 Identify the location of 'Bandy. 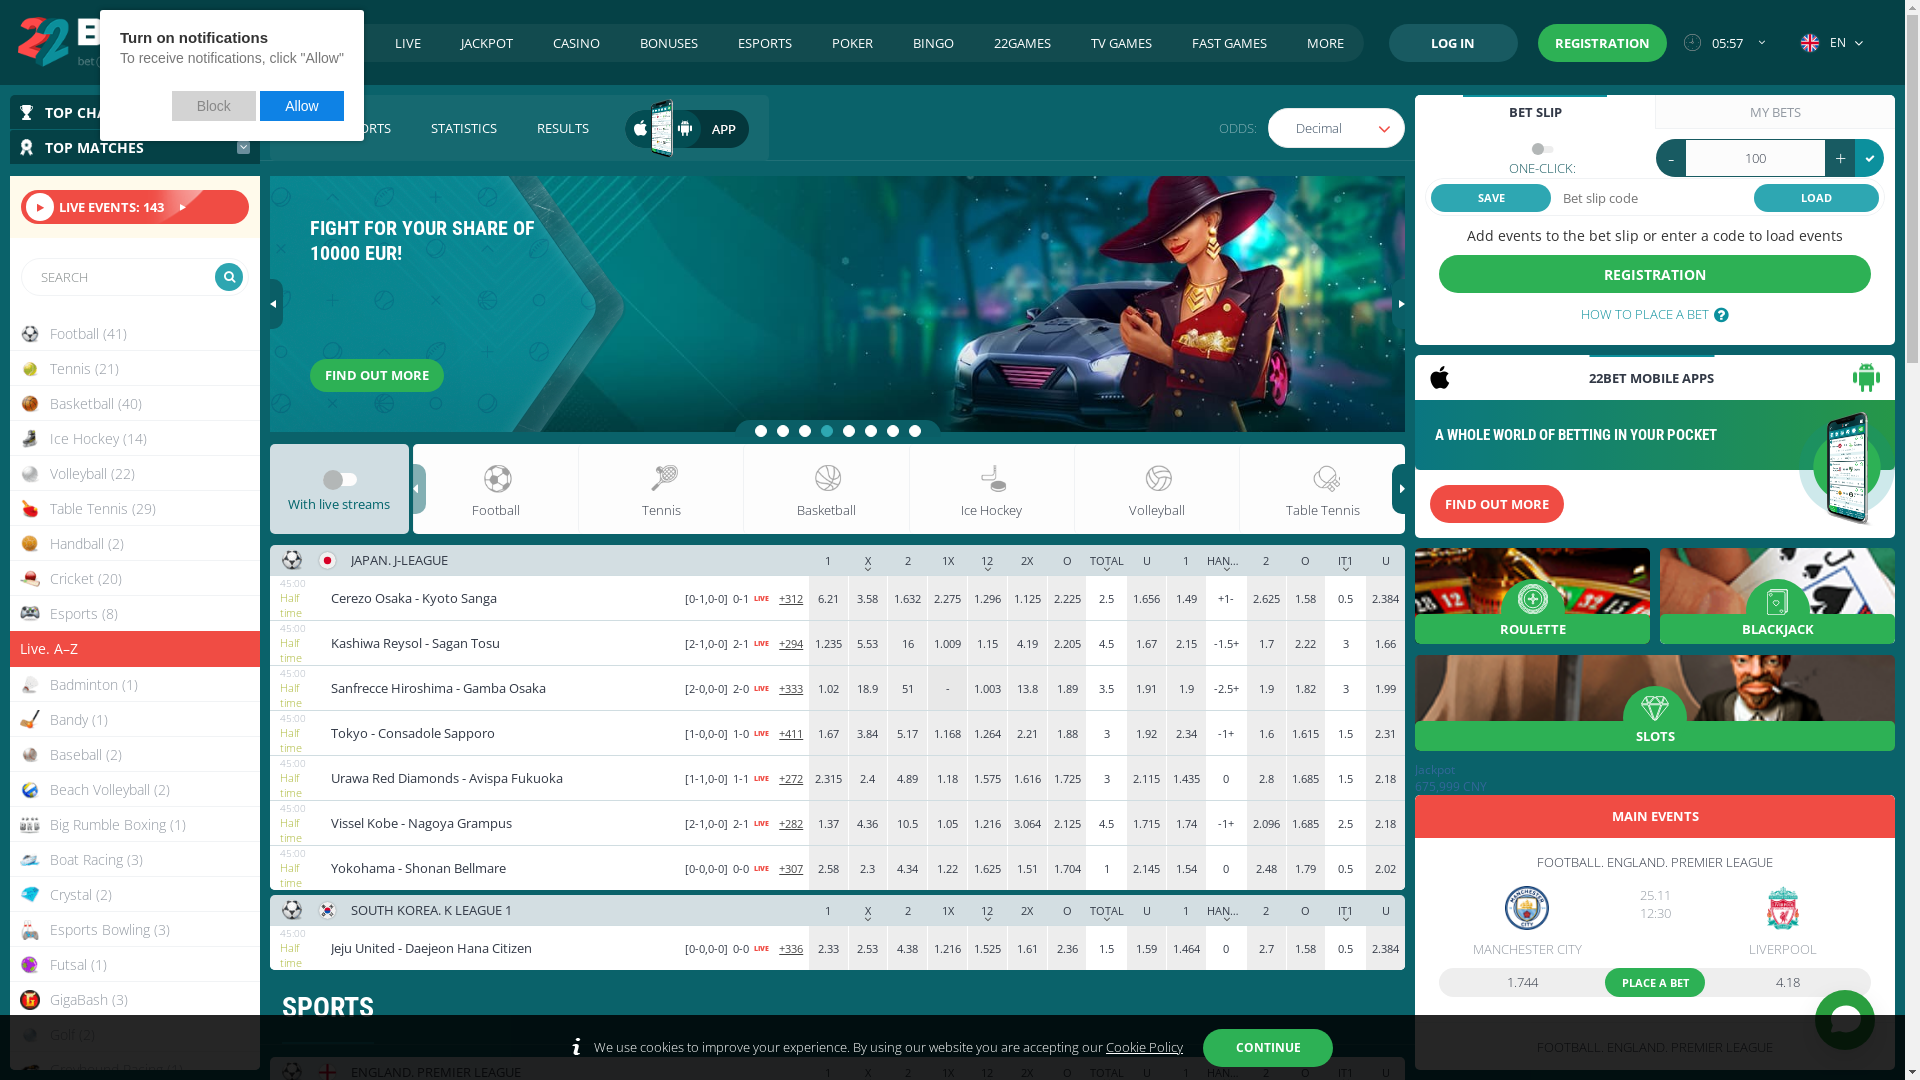
(133, 718).